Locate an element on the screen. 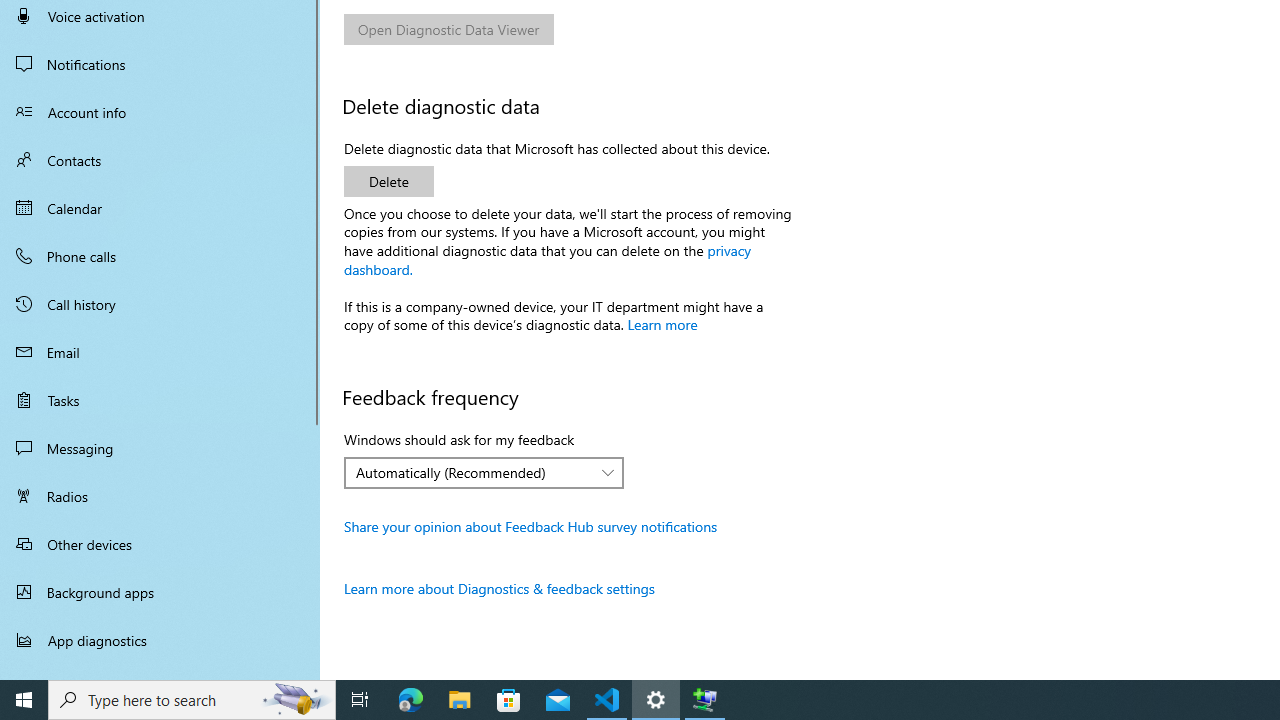  'Account info' is located at coordinates (160, 111).